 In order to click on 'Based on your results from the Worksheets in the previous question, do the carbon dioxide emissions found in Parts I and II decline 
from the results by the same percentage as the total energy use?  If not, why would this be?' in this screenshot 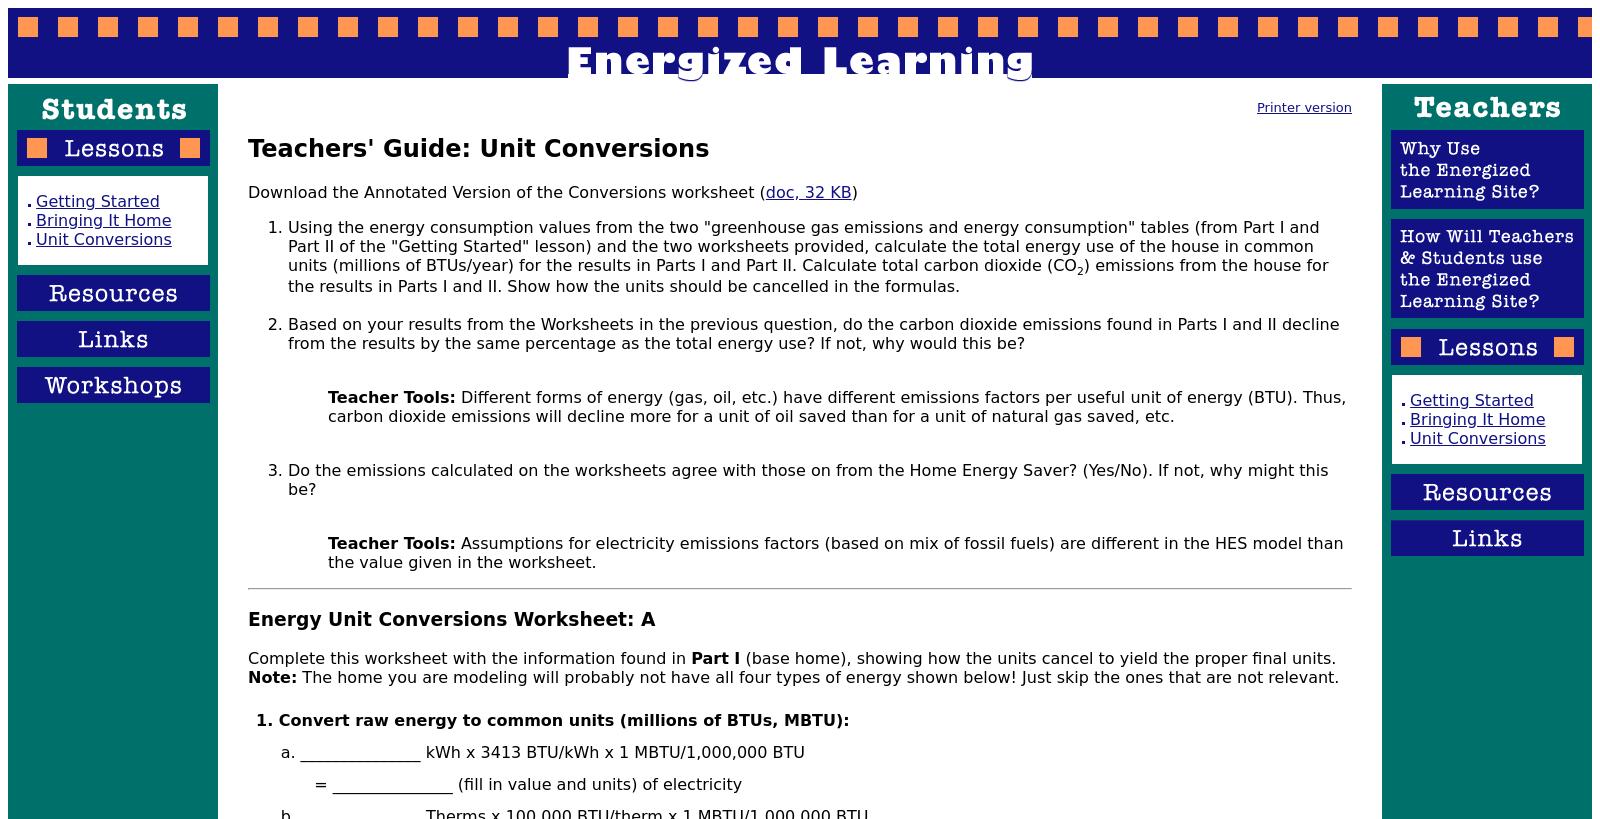, I will do `click(812, 333)`.